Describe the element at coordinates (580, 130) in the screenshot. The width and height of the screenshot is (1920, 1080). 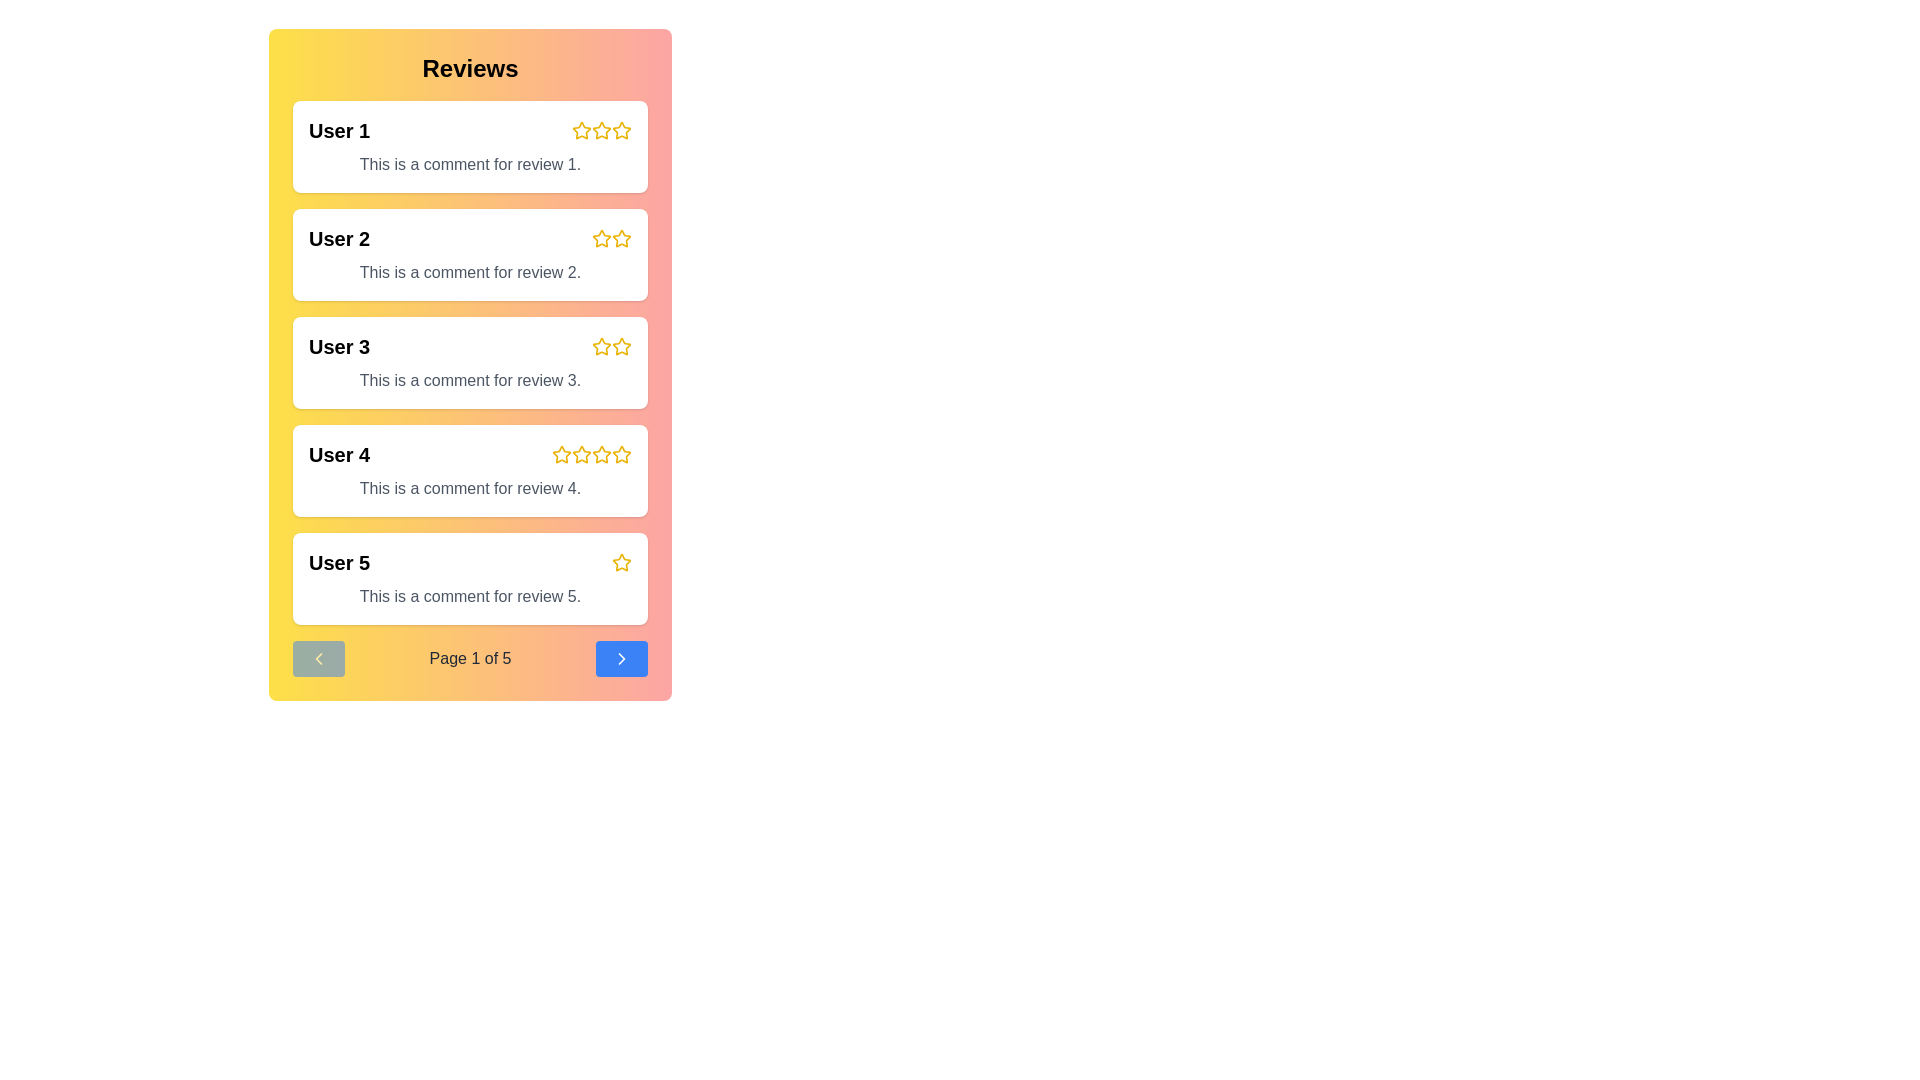
I see `the first star icon with a golden-yellow outline to rate it under the 'User 1' review entry` at that location.